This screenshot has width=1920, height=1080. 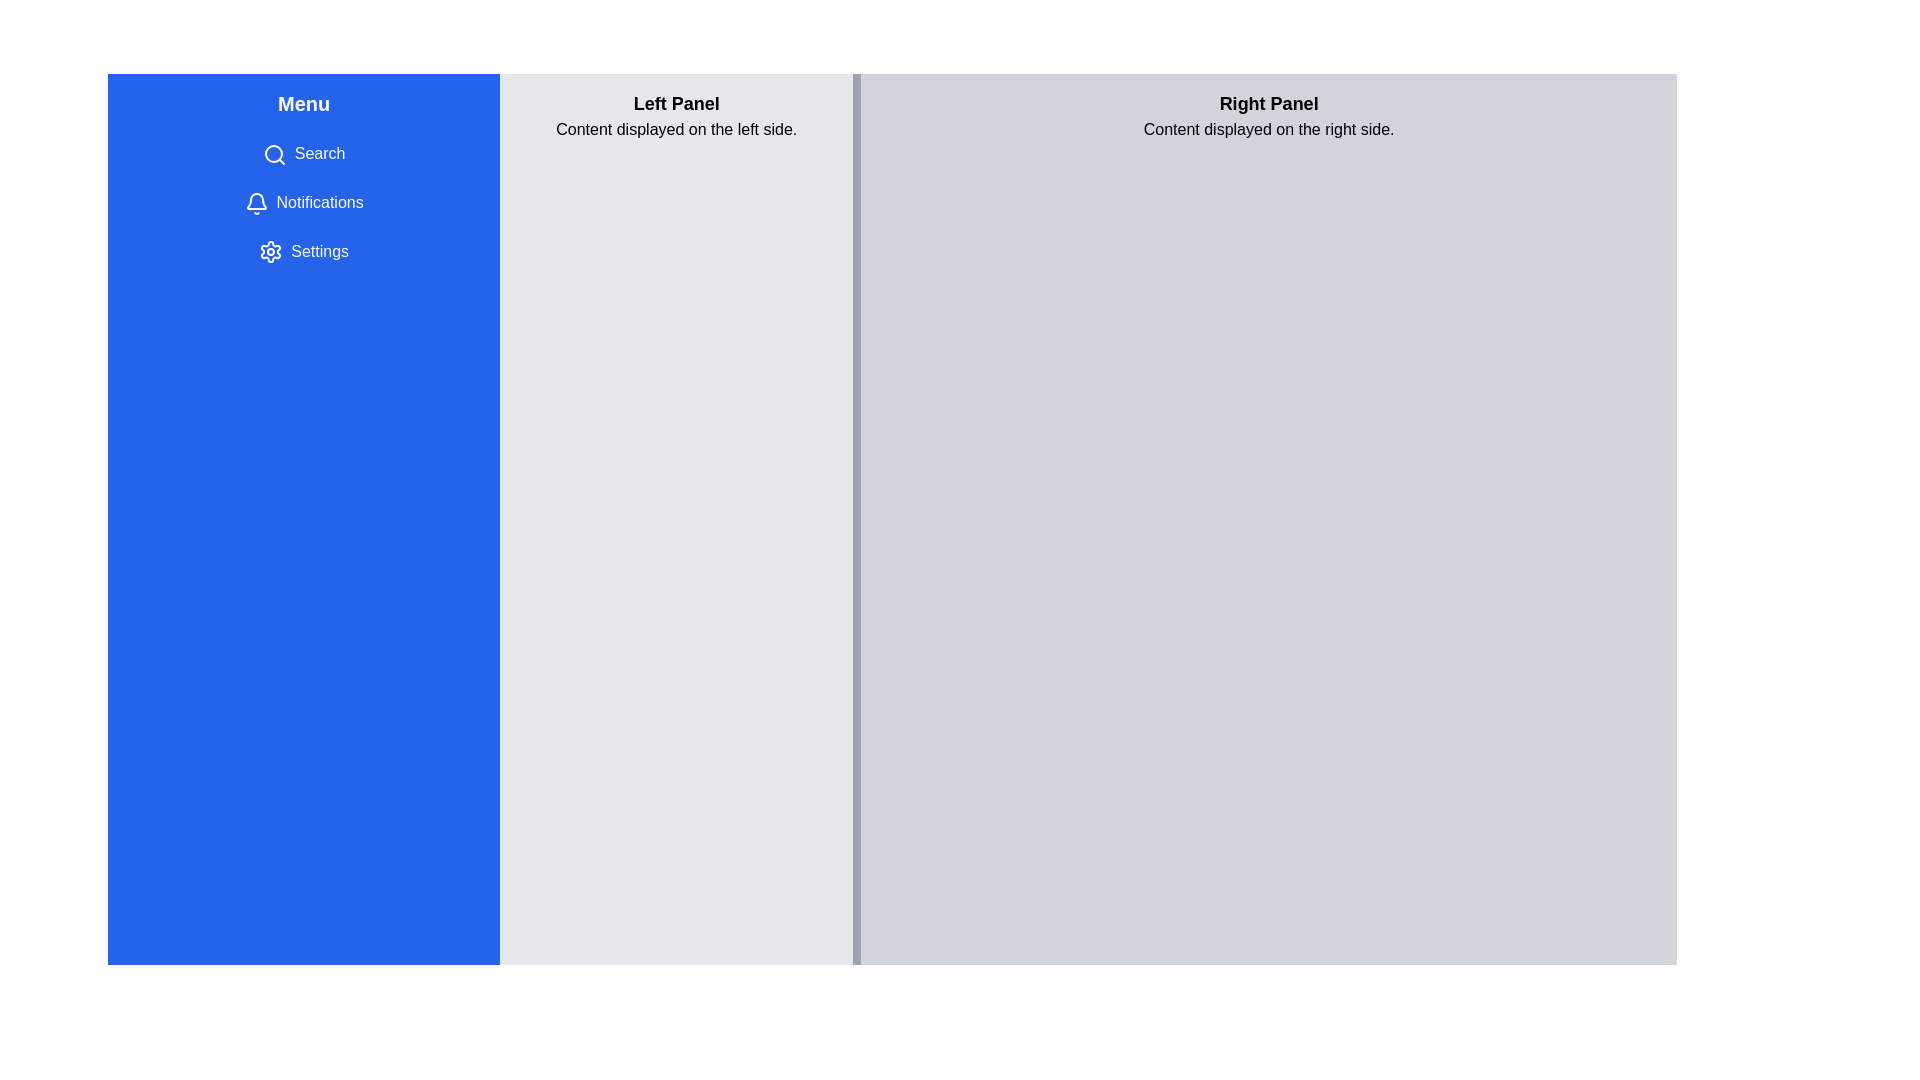 I want to click on the settings icon located in the bottom section of the left sidebar, adjacent to the 'Settings' text label, so click(x=270, y=251).